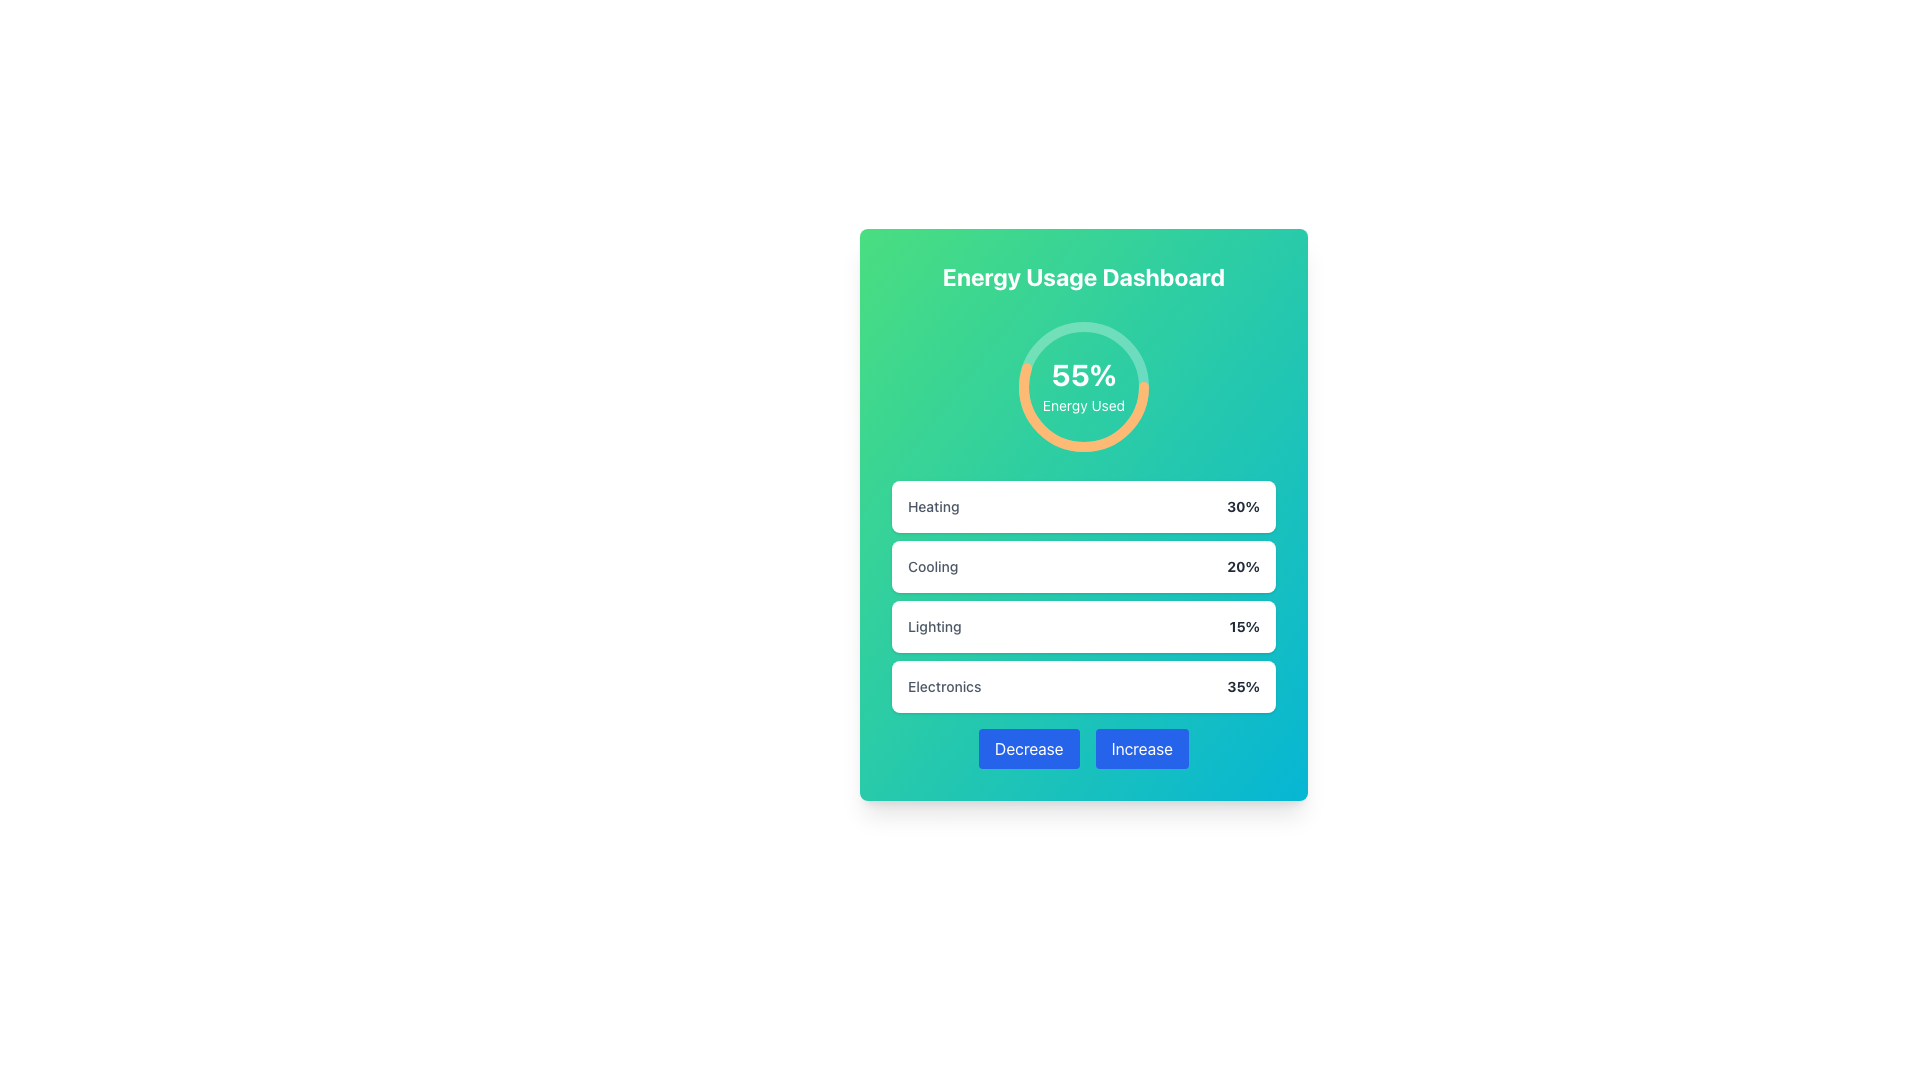 This screenshot has width=1920, height=1080. What do you see at coordinates (1242, 567) in the screenshot?
I see `static text label displaying the percentage of energy consumption related to 'Cooling', located in the third card from the top in a green dashboard interface` at bounding box center [1242, 567].